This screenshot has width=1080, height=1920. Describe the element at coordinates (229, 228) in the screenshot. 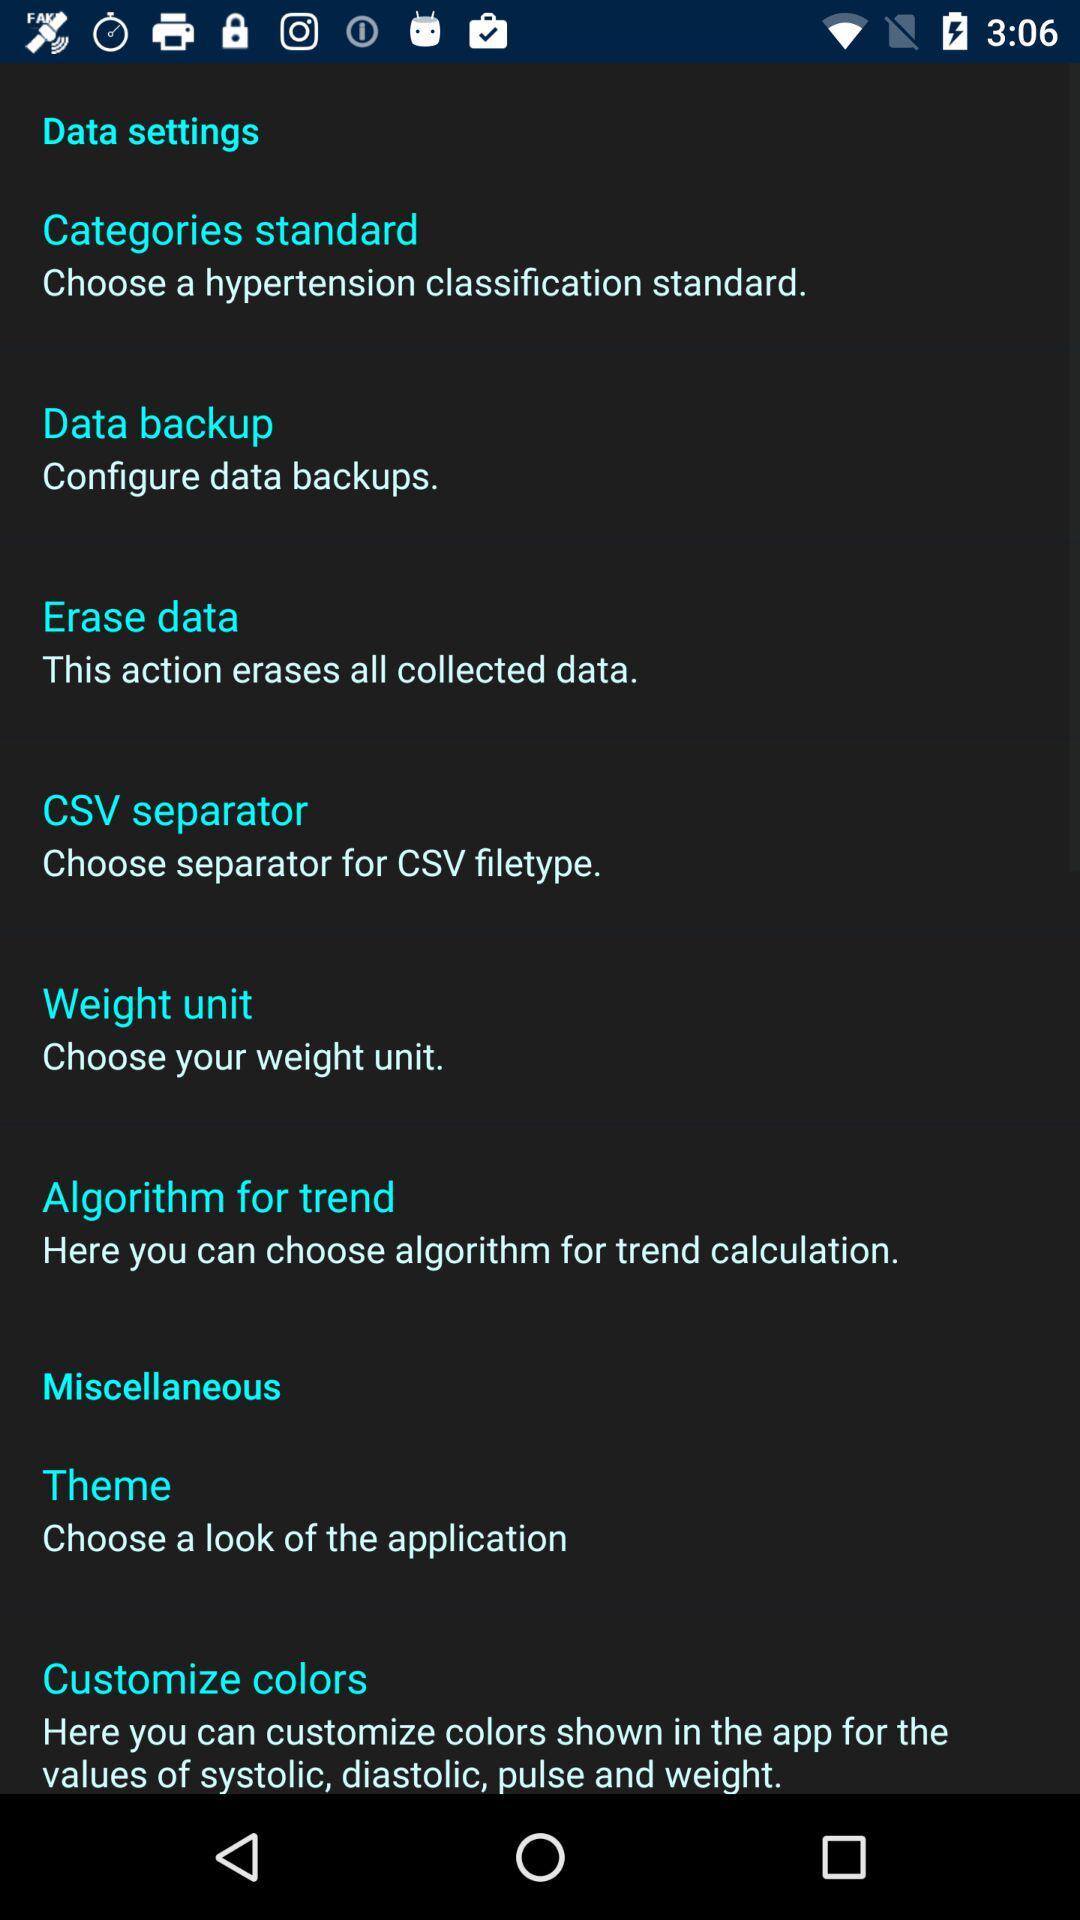

I see `the categories standard icon` at that location.